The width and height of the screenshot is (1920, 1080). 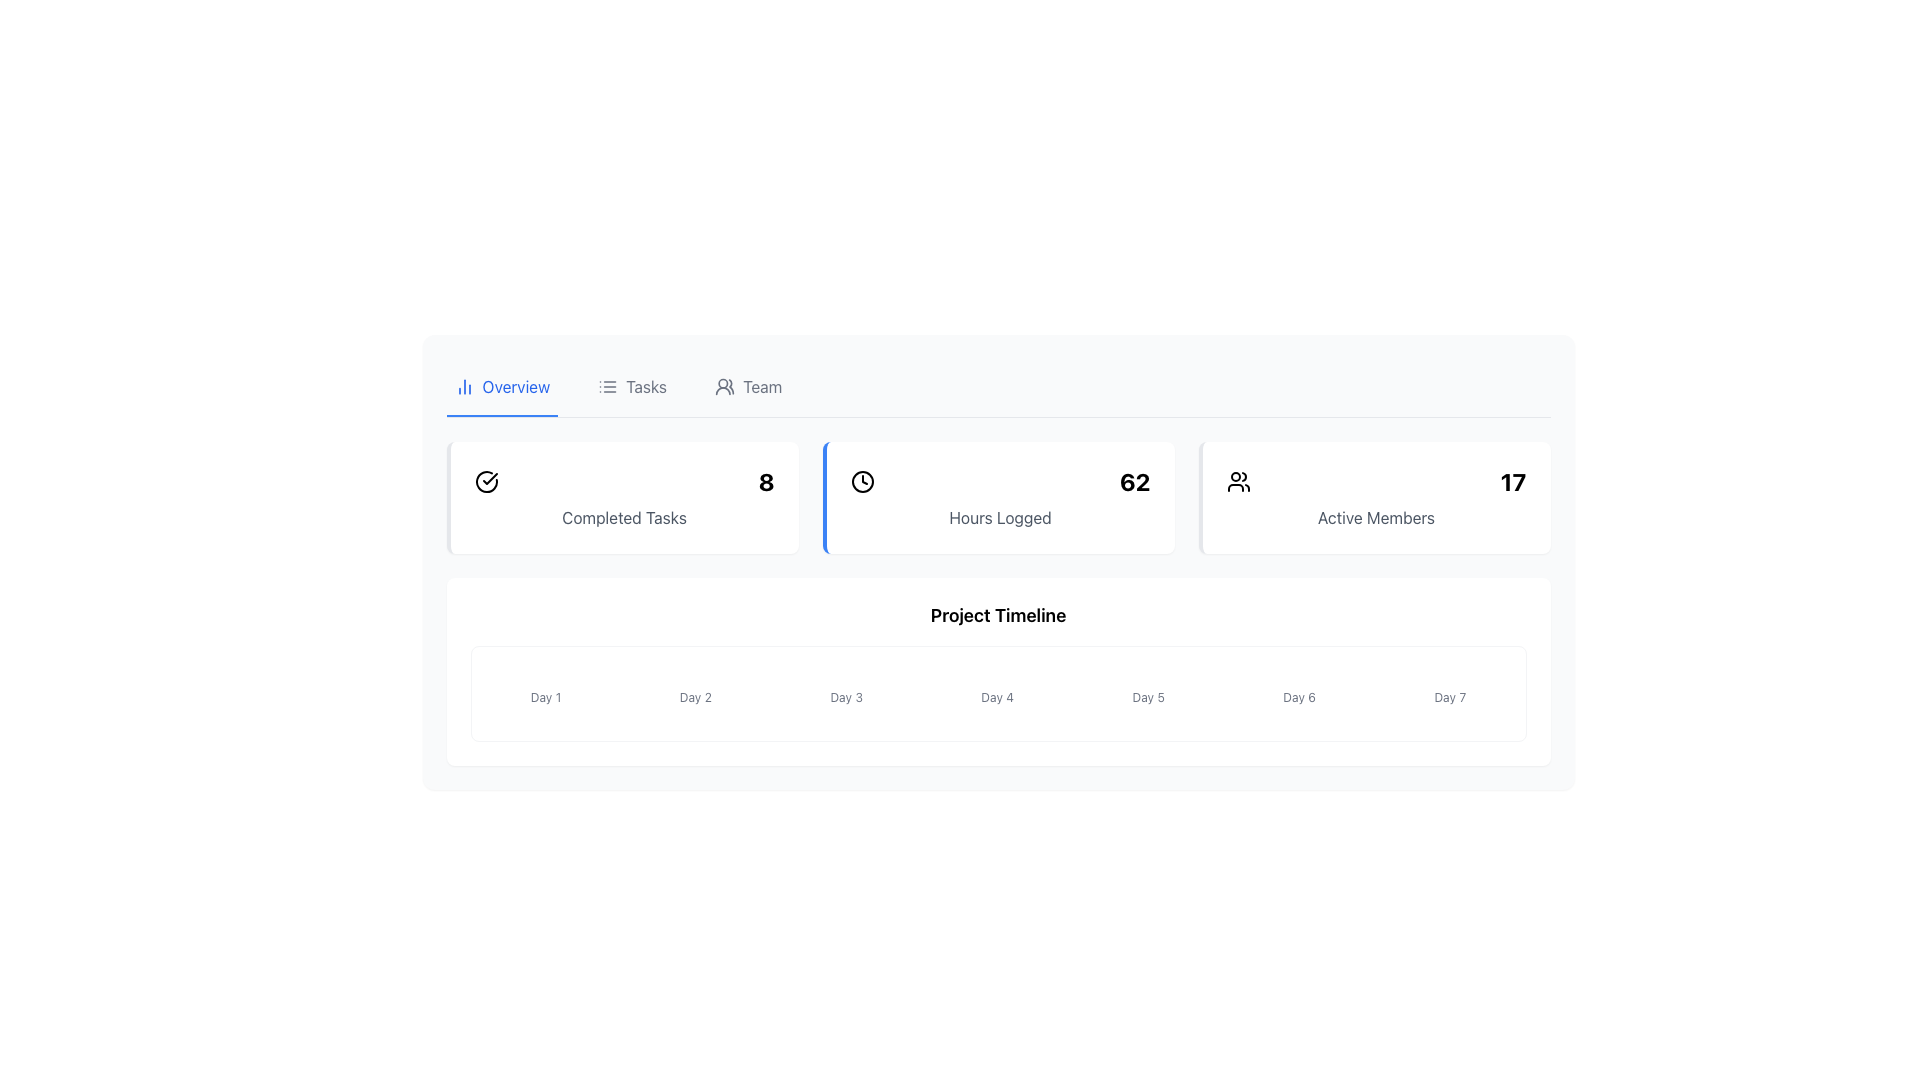 I want to click on the green checkmark icon that indicates 'Completed Tasks' located to the left of the number '8', so click(x=486, y=482).